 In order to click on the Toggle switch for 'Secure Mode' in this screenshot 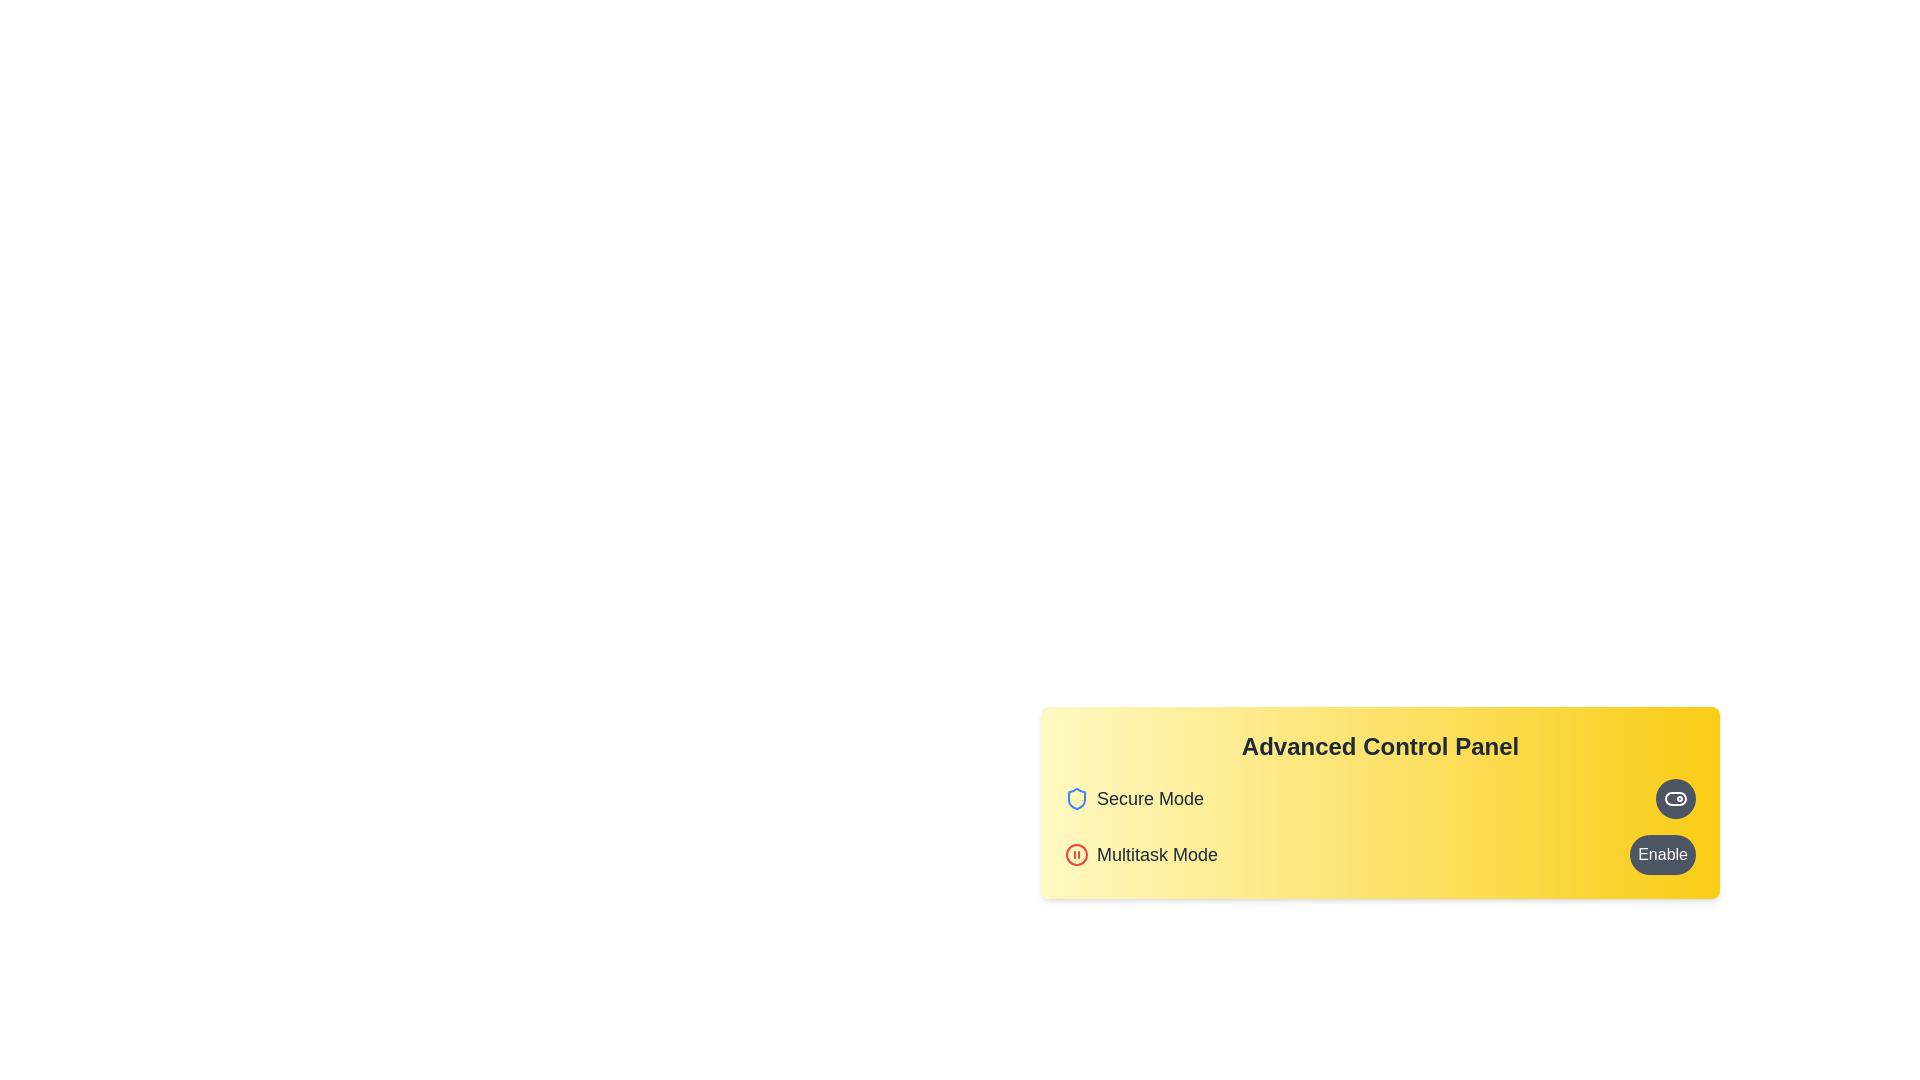, I will do `click(1675, 797)`.